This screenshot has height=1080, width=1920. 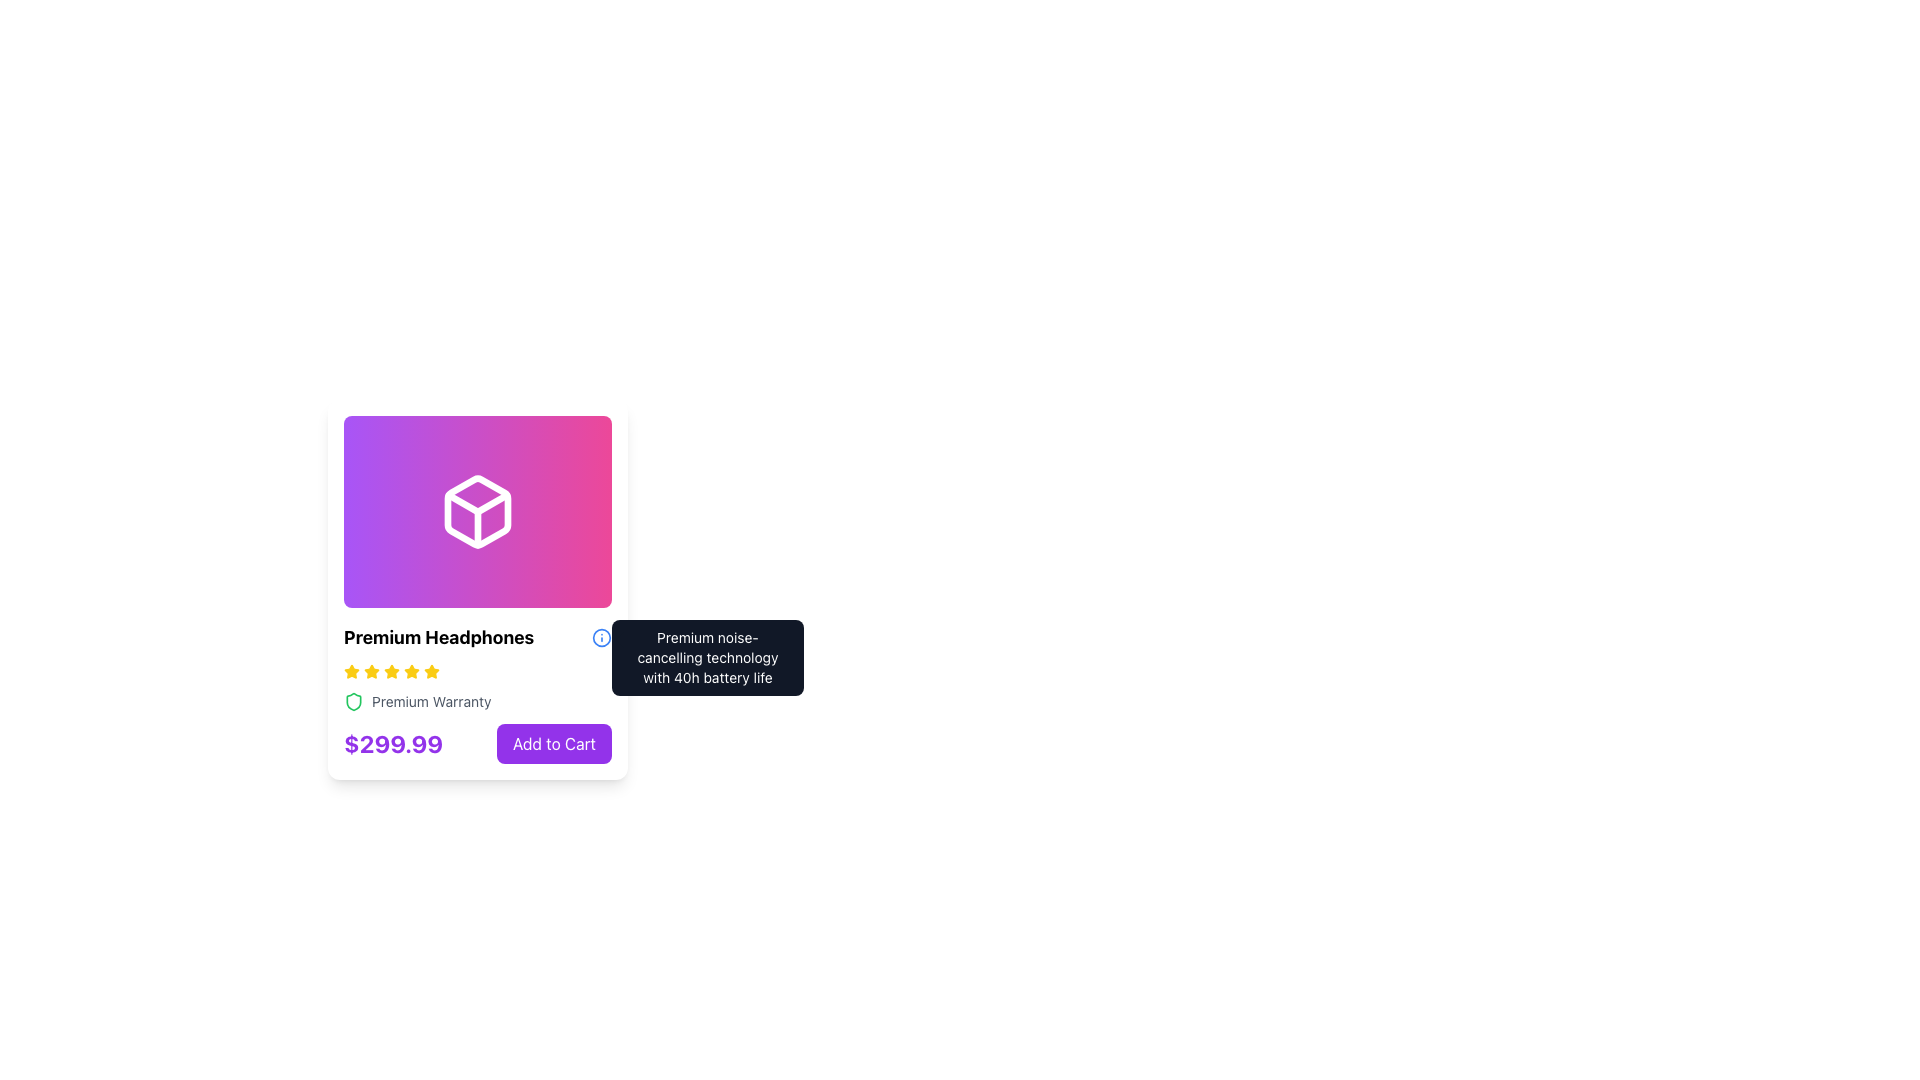 I want to click on the second star icon in the 5-star rating system located below 'Premium Headphones' and above the price '$299.99', so click(x=372, y=671).